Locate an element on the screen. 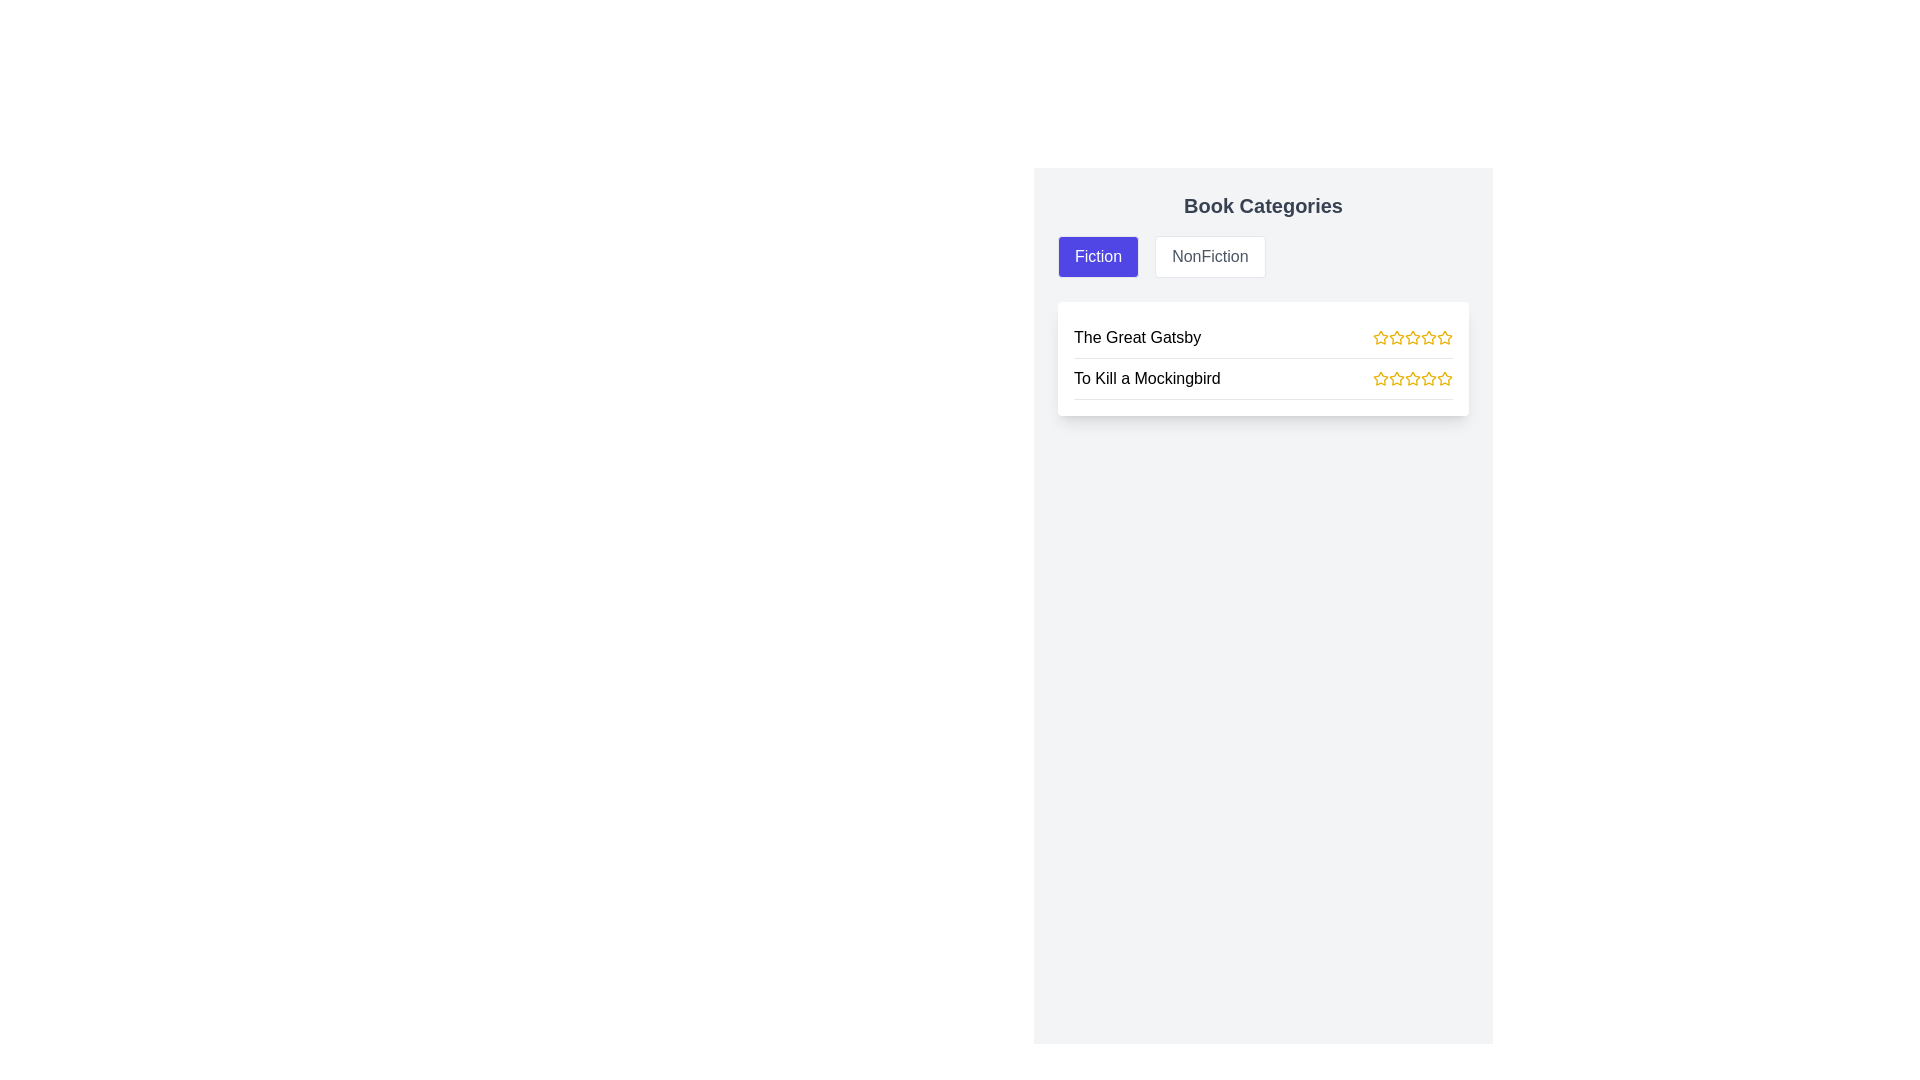  the fifth yellow star icon in the star rating component for the book 'To Kill a Mockingbird' below the title 'The Great Gatsby' is located at coordinates (1428, 378).